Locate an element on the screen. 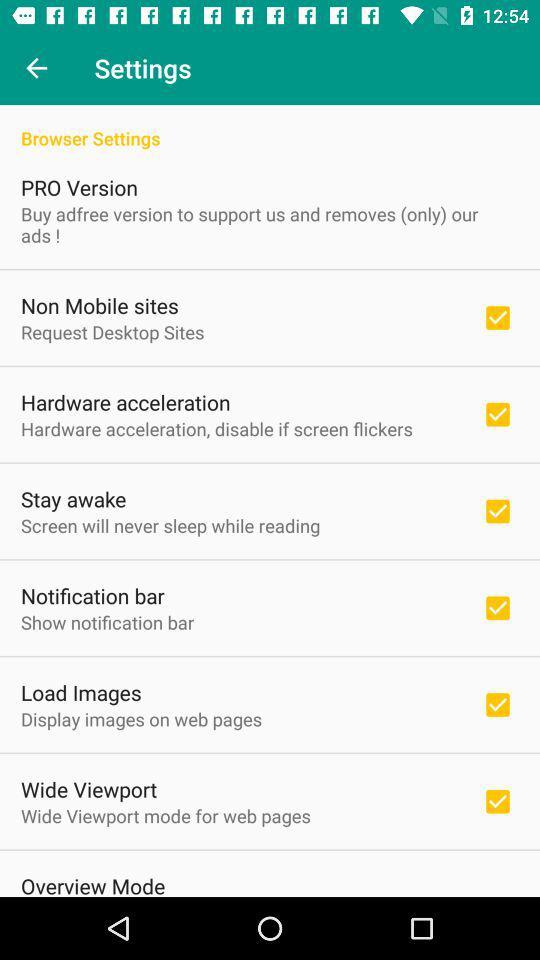 The image size is (540, 960). the stay awake item is located at coordinates (72, 498).